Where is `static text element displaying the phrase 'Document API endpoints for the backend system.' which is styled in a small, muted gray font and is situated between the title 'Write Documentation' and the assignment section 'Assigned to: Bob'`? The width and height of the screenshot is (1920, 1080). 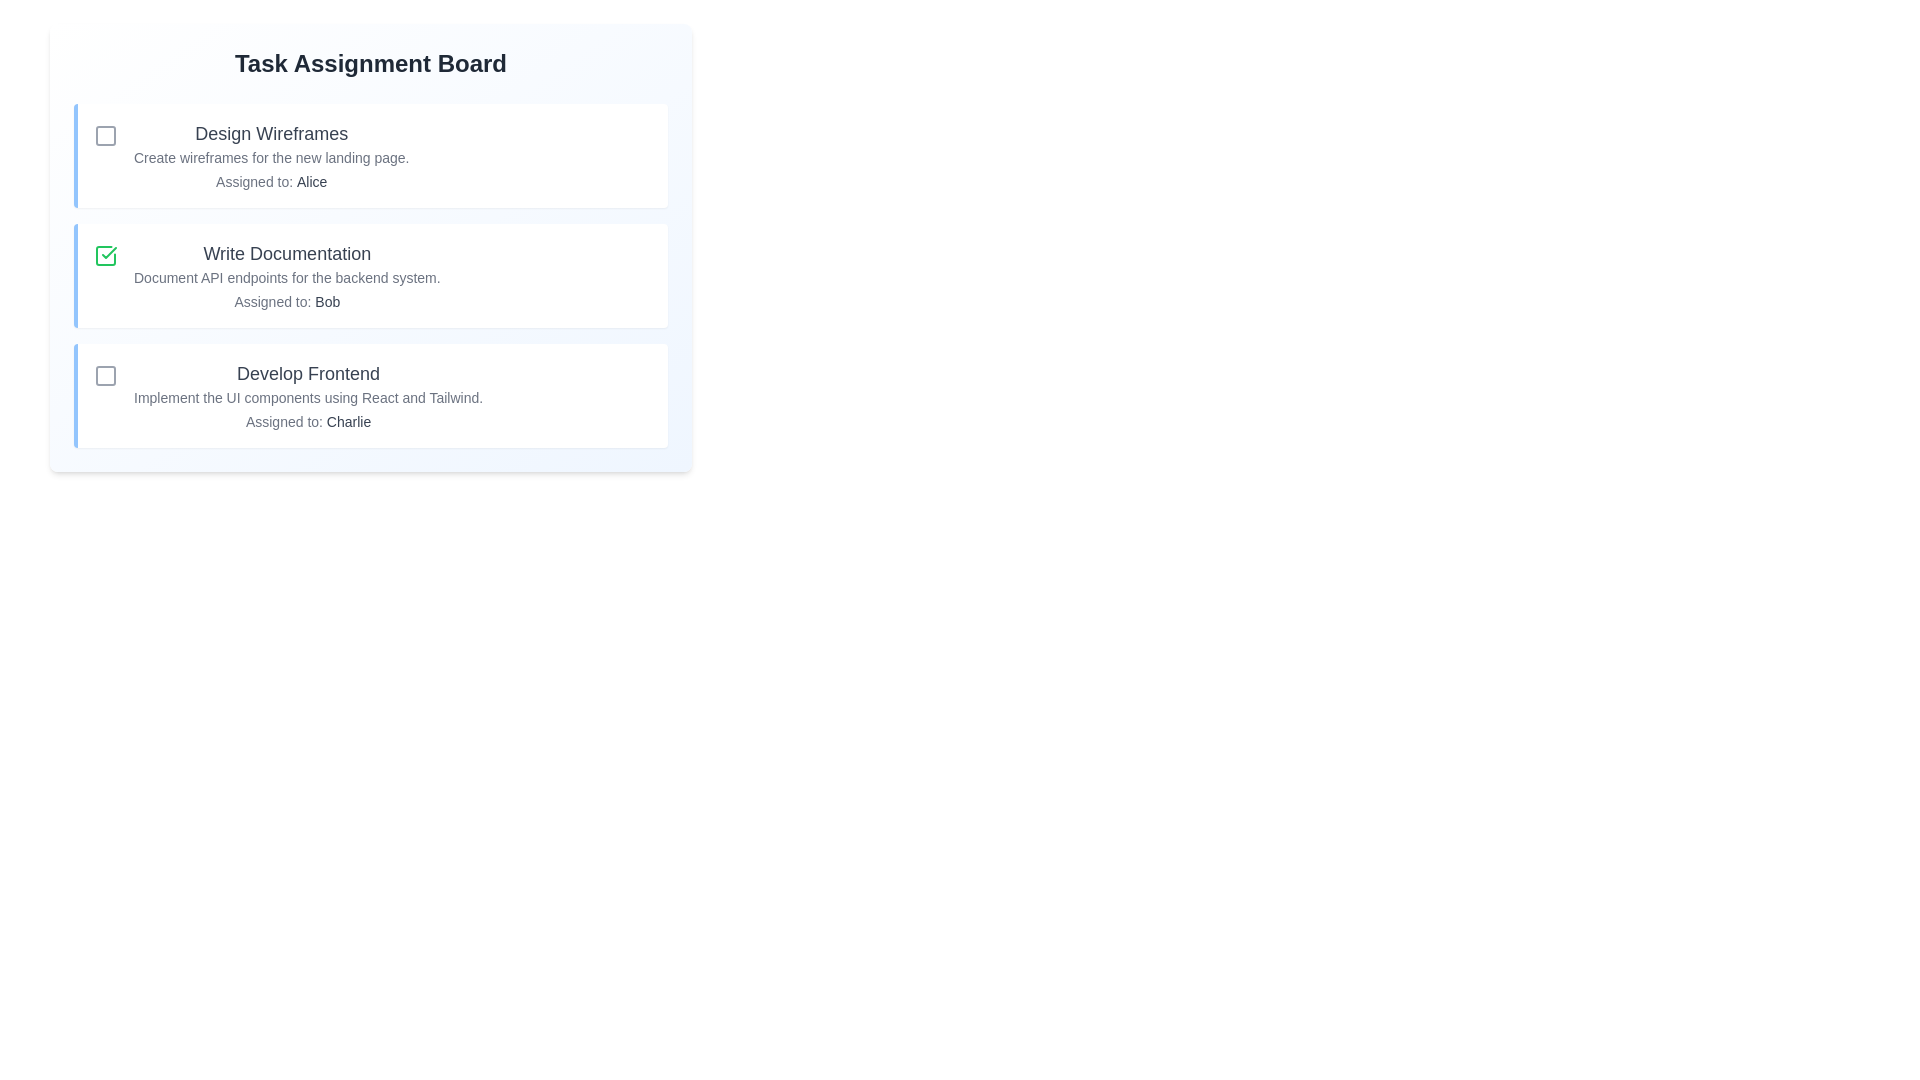
static text element displaying the phrase 'Document API endpoints for the backend system.' which is styled in a small, muted gray font and is situated between the title 'Write Documentation' and the assignment section 'Assigned to: Bob' is located at coordinates (286, 277).